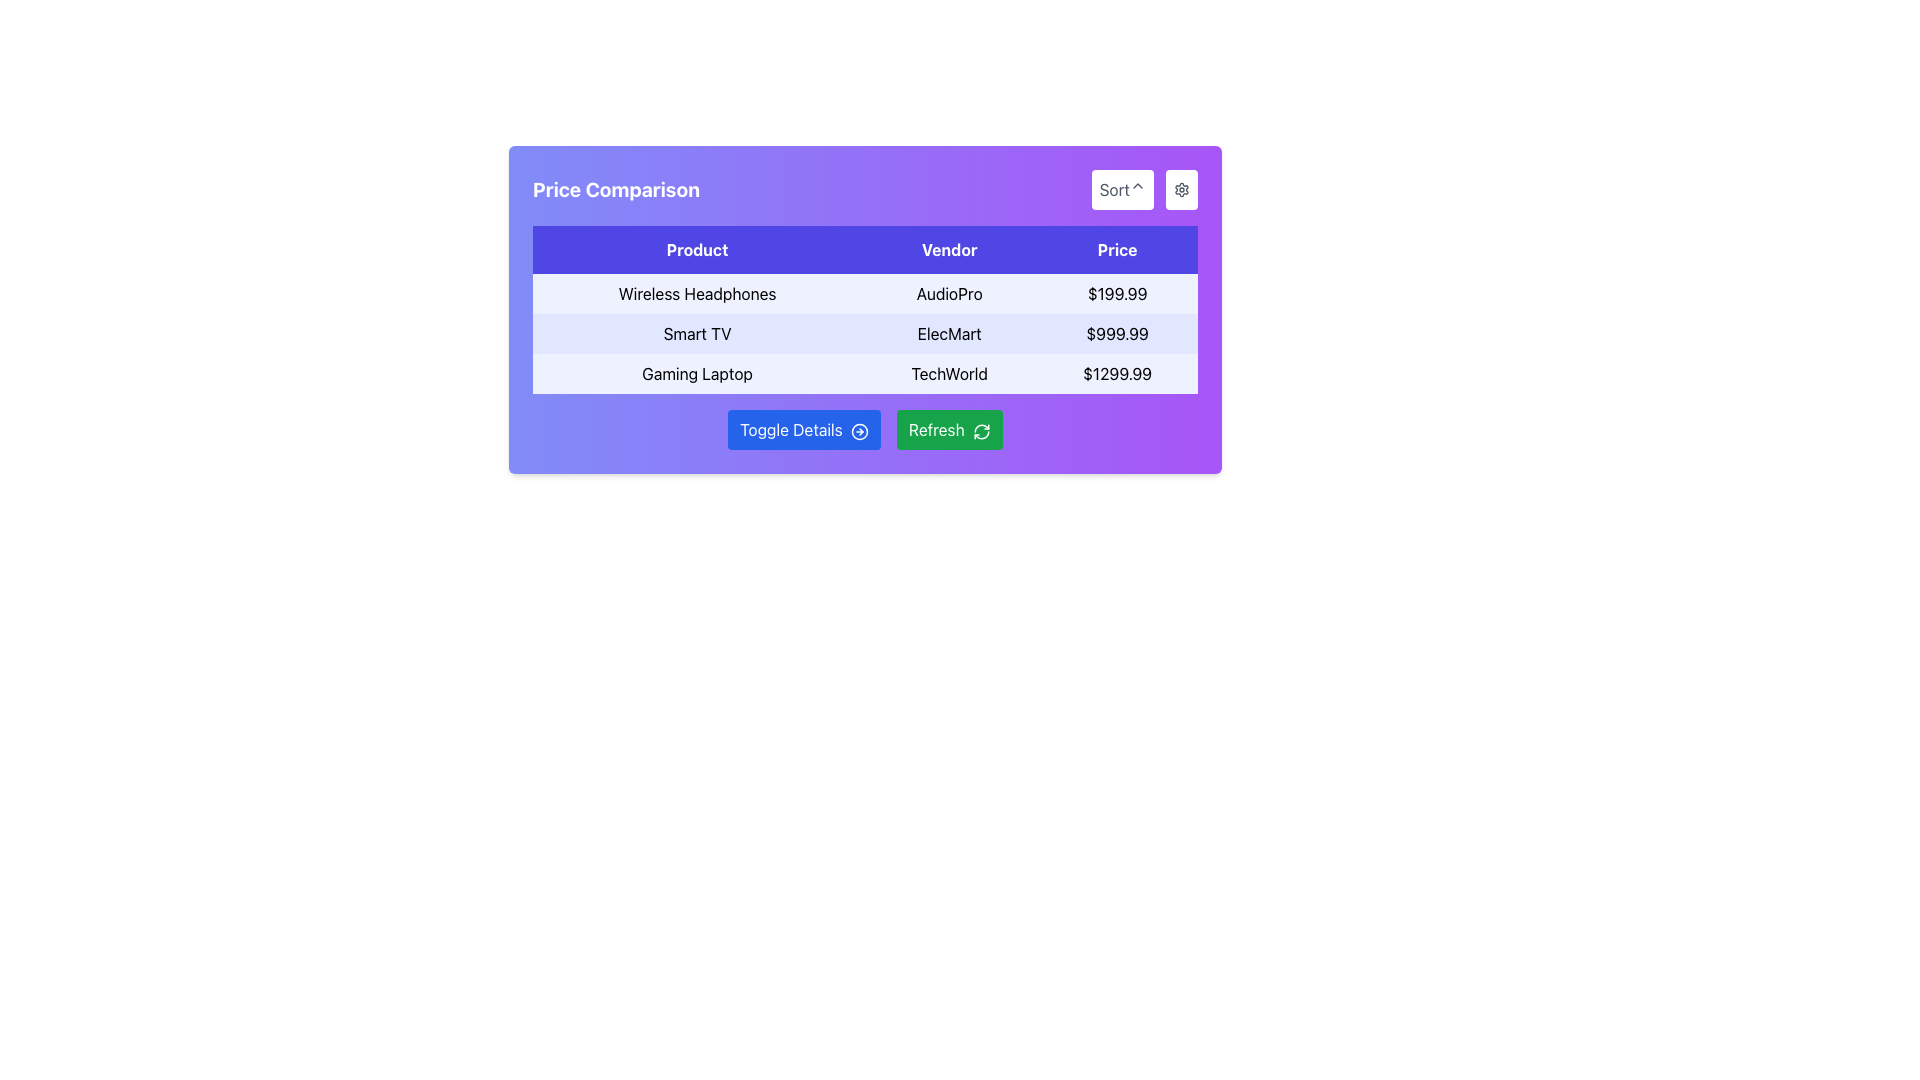  Describe the element at coordinates (859, 430) in the screenshot. I see `the circular element styled with a border stroke that is part of the 'Toggle Details' button, located near the bottom center of the interface` at that location.